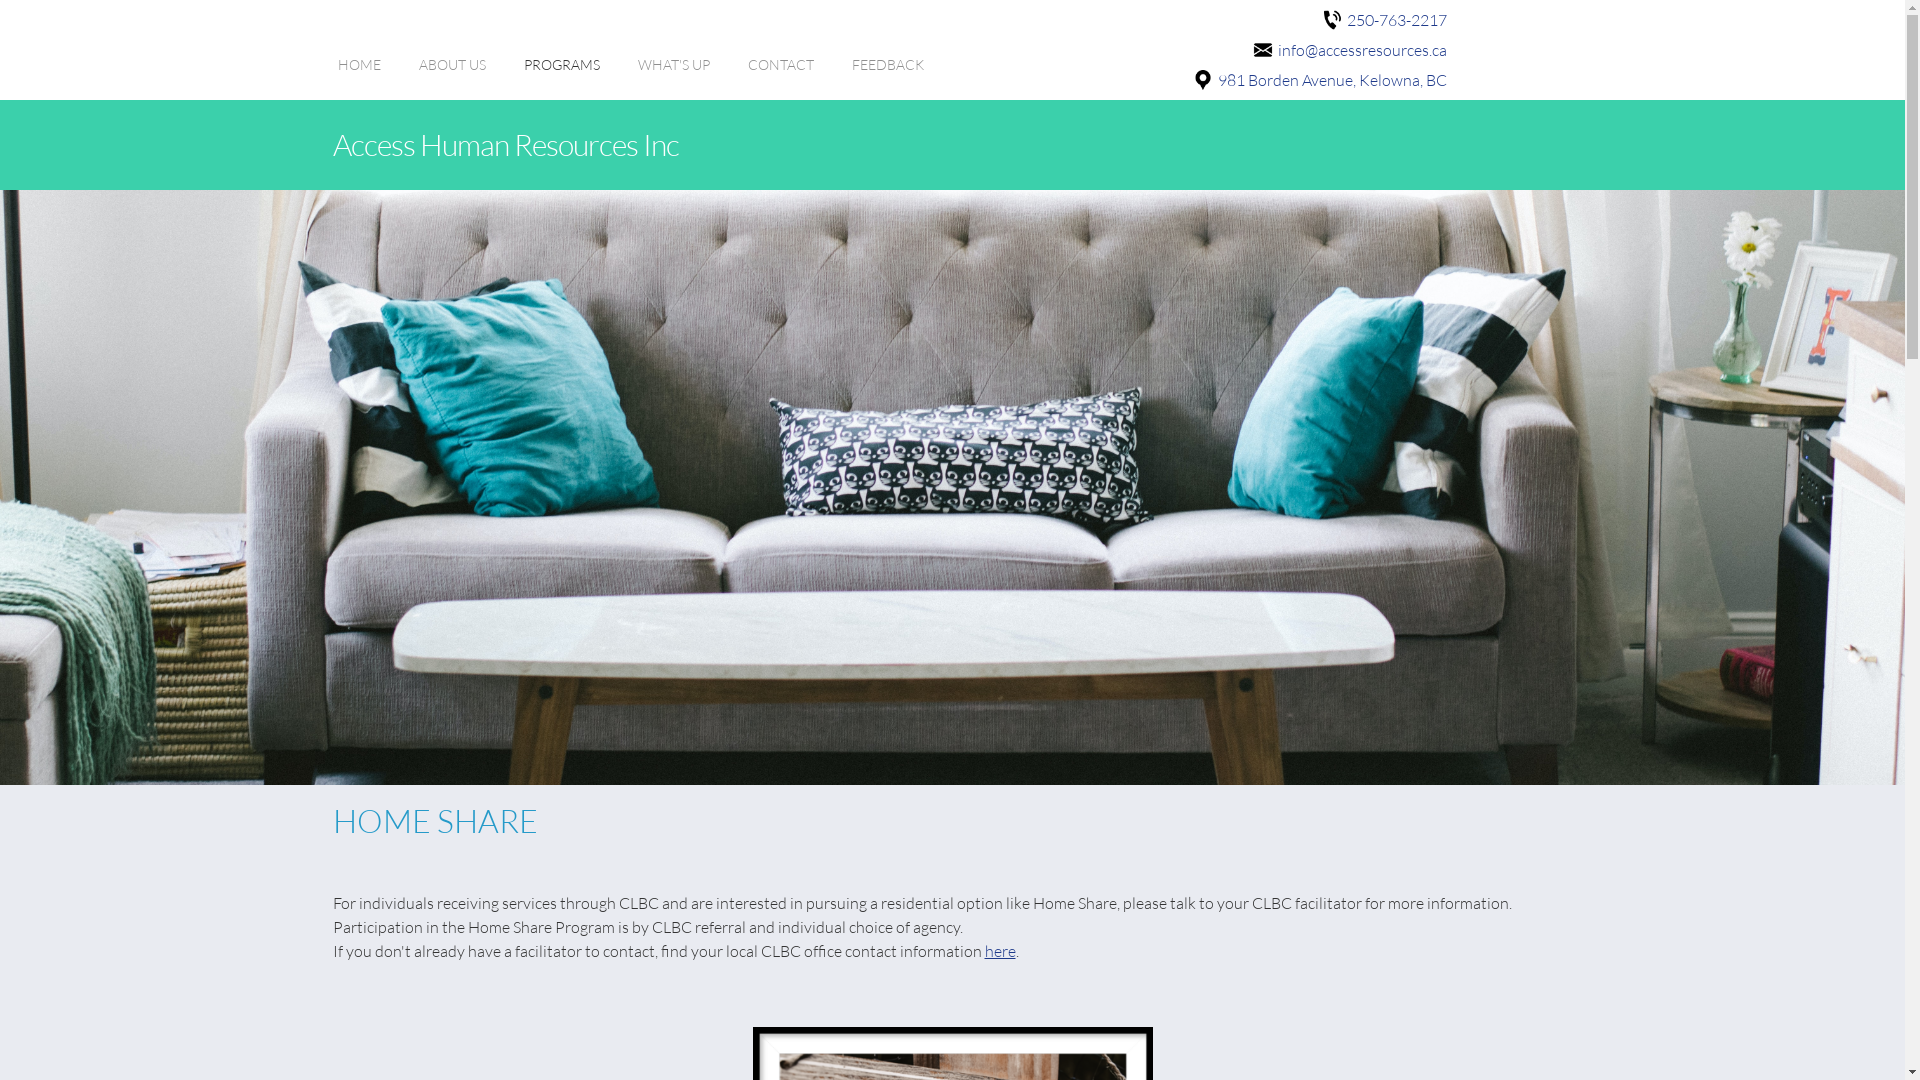 Image resolution: width=1920 pixels, height=1080 pixels. Describe the element at coordinates (673, 73) in the screenshot. I see `'WHAT'S UP'` at that location.